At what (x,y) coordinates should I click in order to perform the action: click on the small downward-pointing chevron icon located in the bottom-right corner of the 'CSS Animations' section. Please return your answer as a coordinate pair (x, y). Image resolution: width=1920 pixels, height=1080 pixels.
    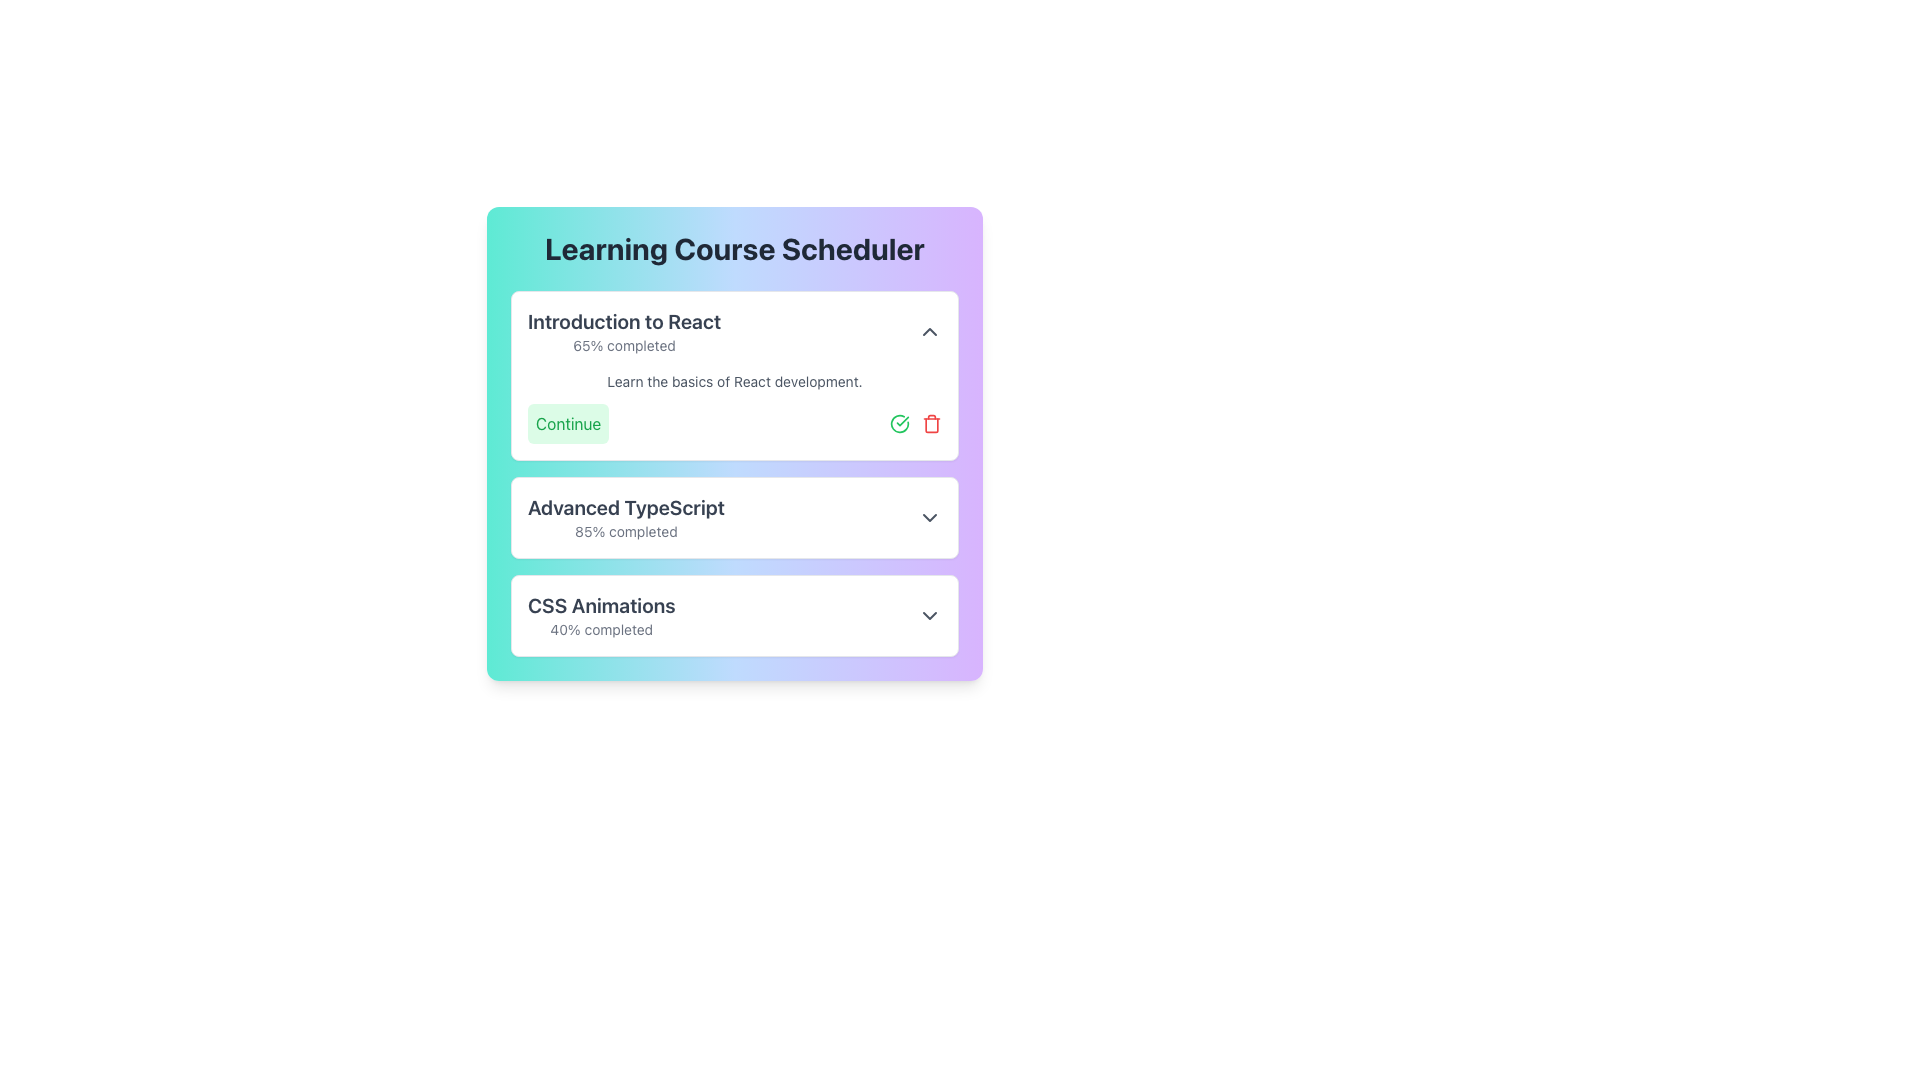
    Looking at the image, I should click on (929, 615).